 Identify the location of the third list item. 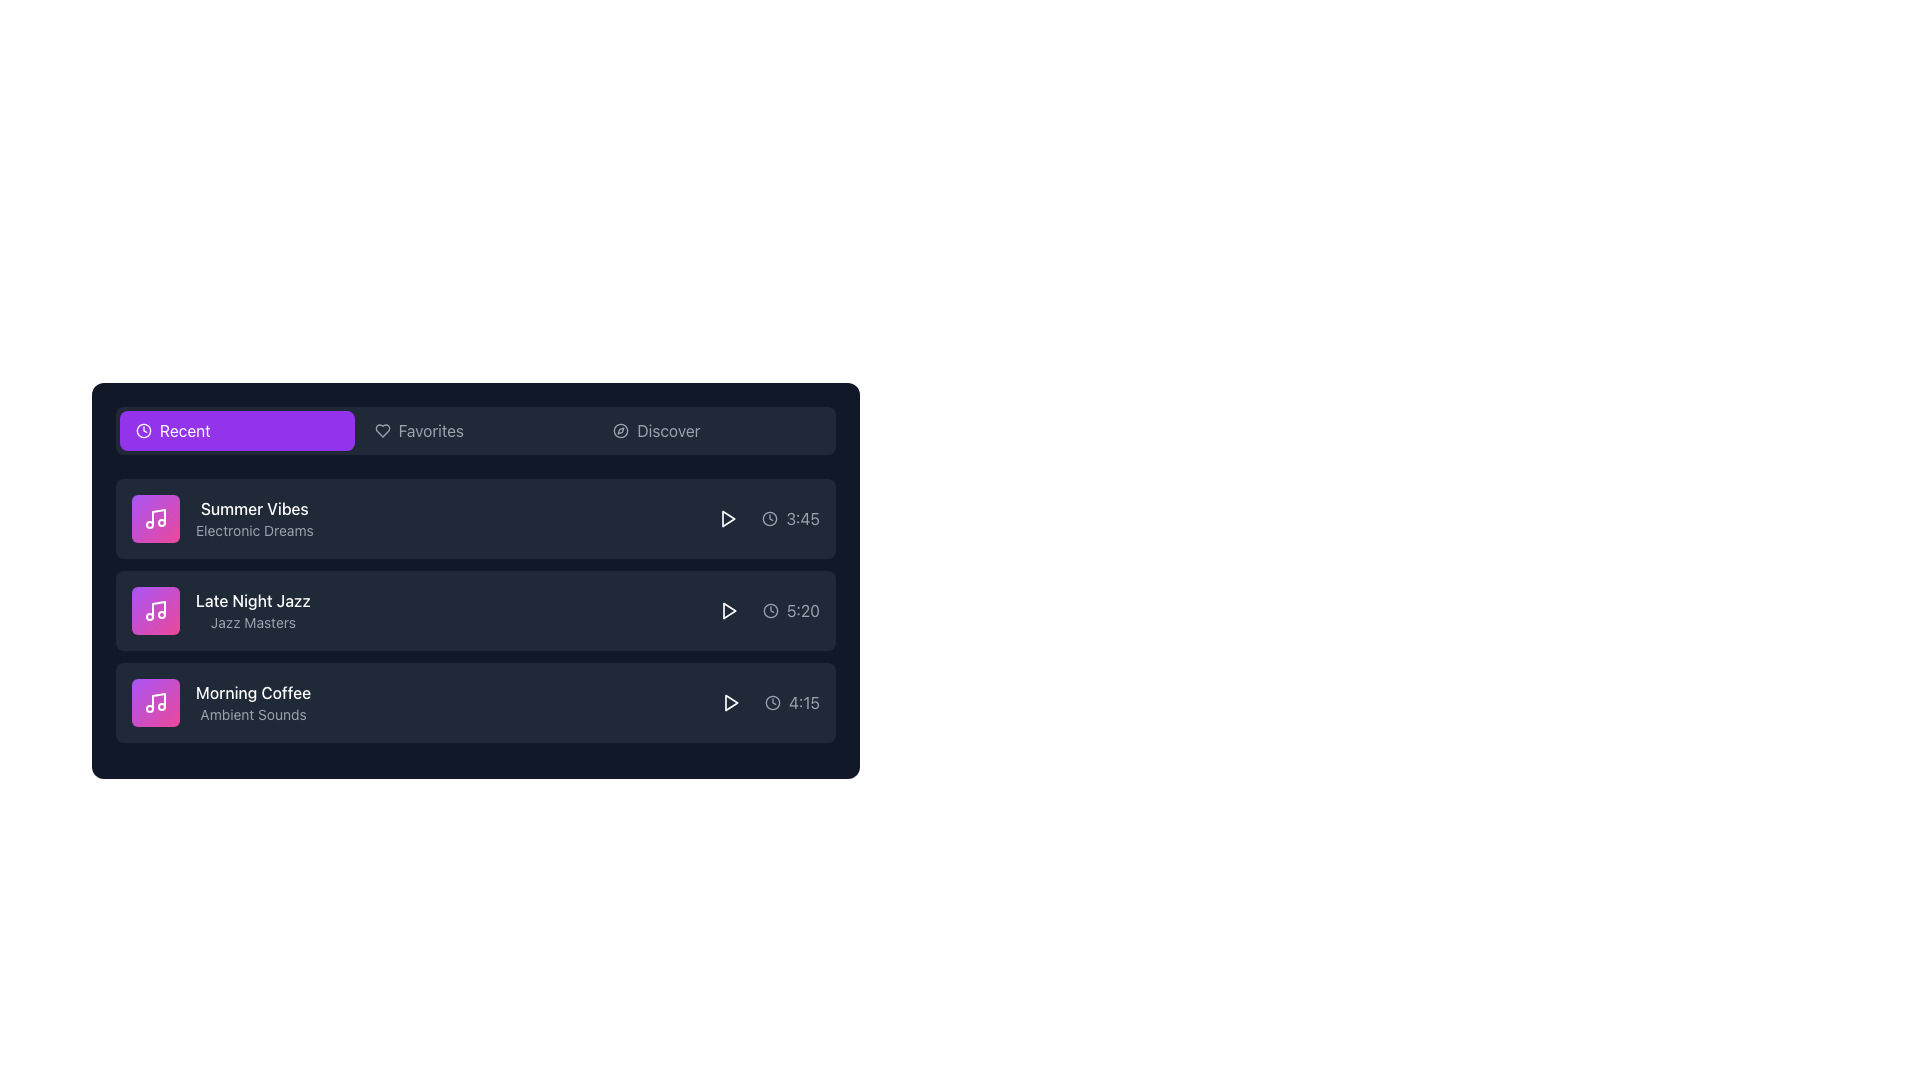
(474, 701).